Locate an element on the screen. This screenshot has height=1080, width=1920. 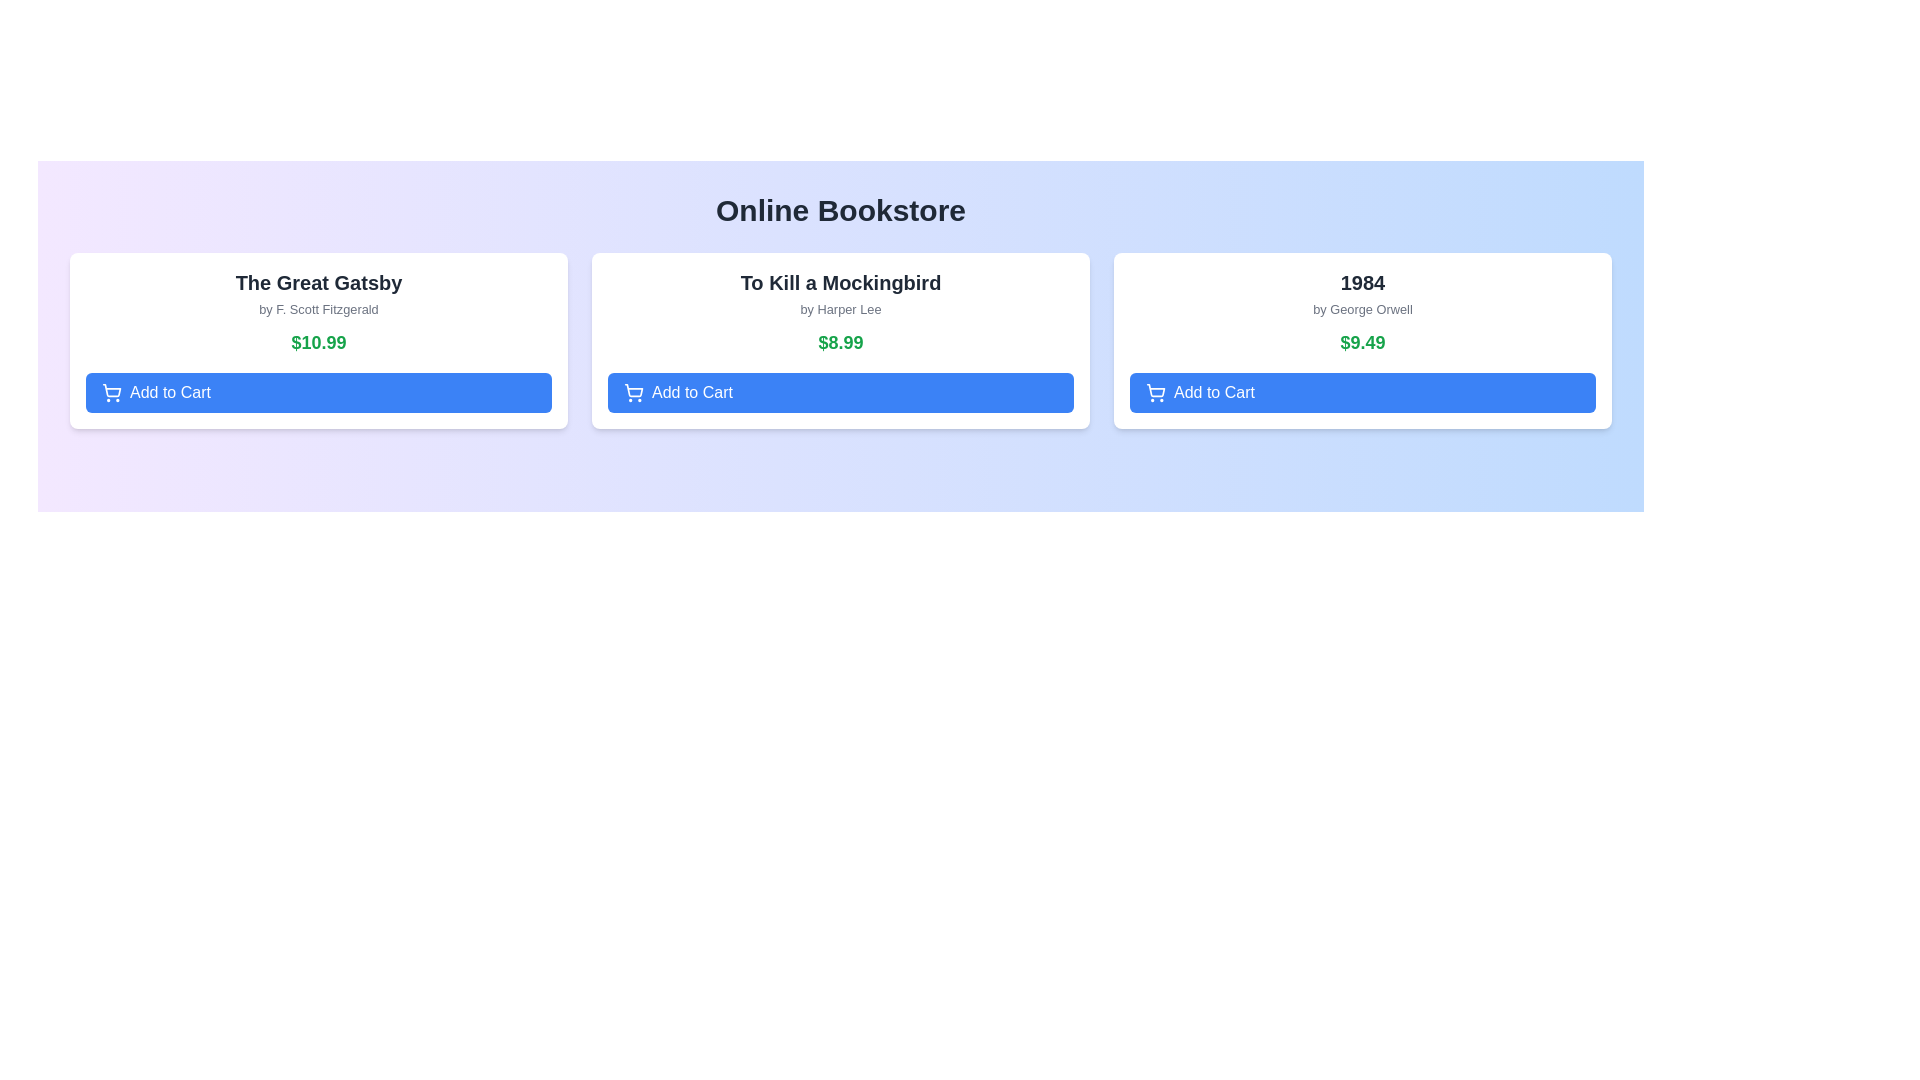
price value displayed by the static text located below 'by George Orwell' and above the 'Add to Cart' button is located at coordinates (1362, 342).